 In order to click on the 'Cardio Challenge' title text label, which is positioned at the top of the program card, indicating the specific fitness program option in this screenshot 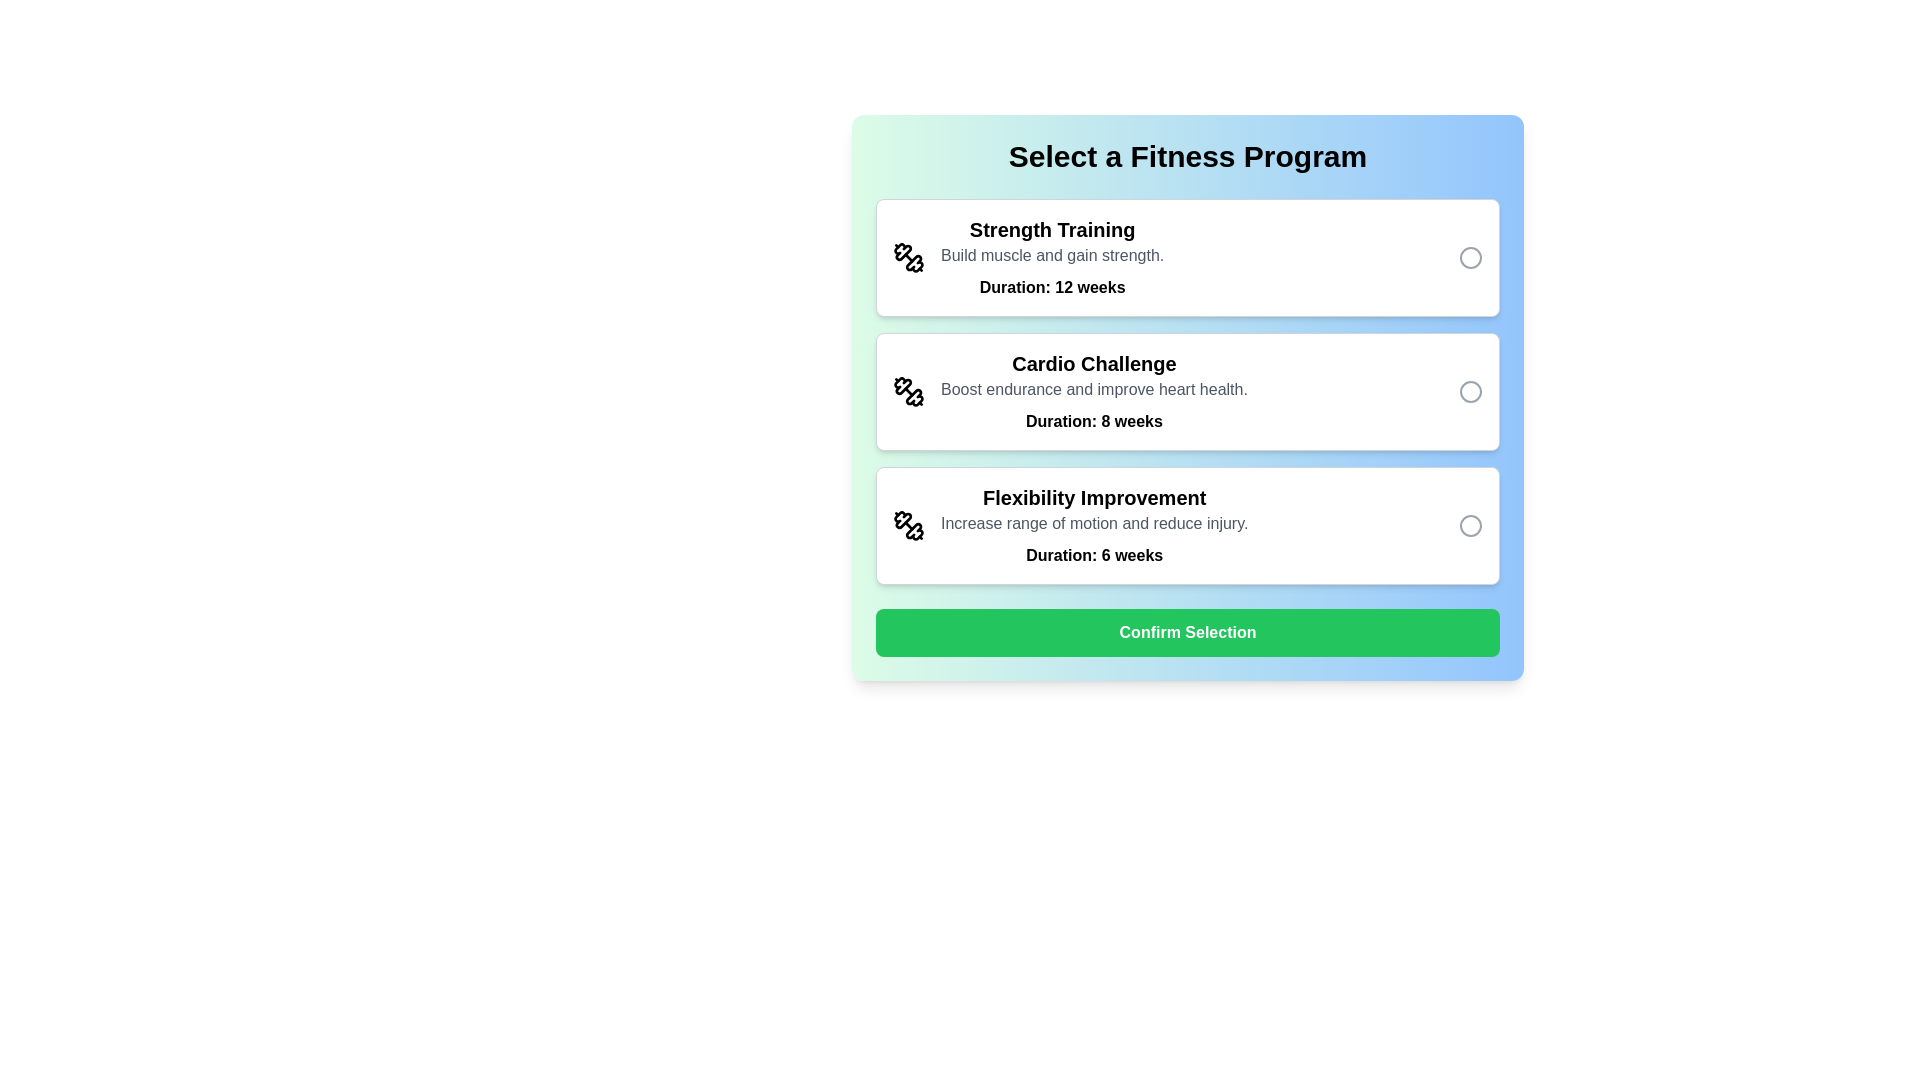, I will do `click(1093, 363)`.